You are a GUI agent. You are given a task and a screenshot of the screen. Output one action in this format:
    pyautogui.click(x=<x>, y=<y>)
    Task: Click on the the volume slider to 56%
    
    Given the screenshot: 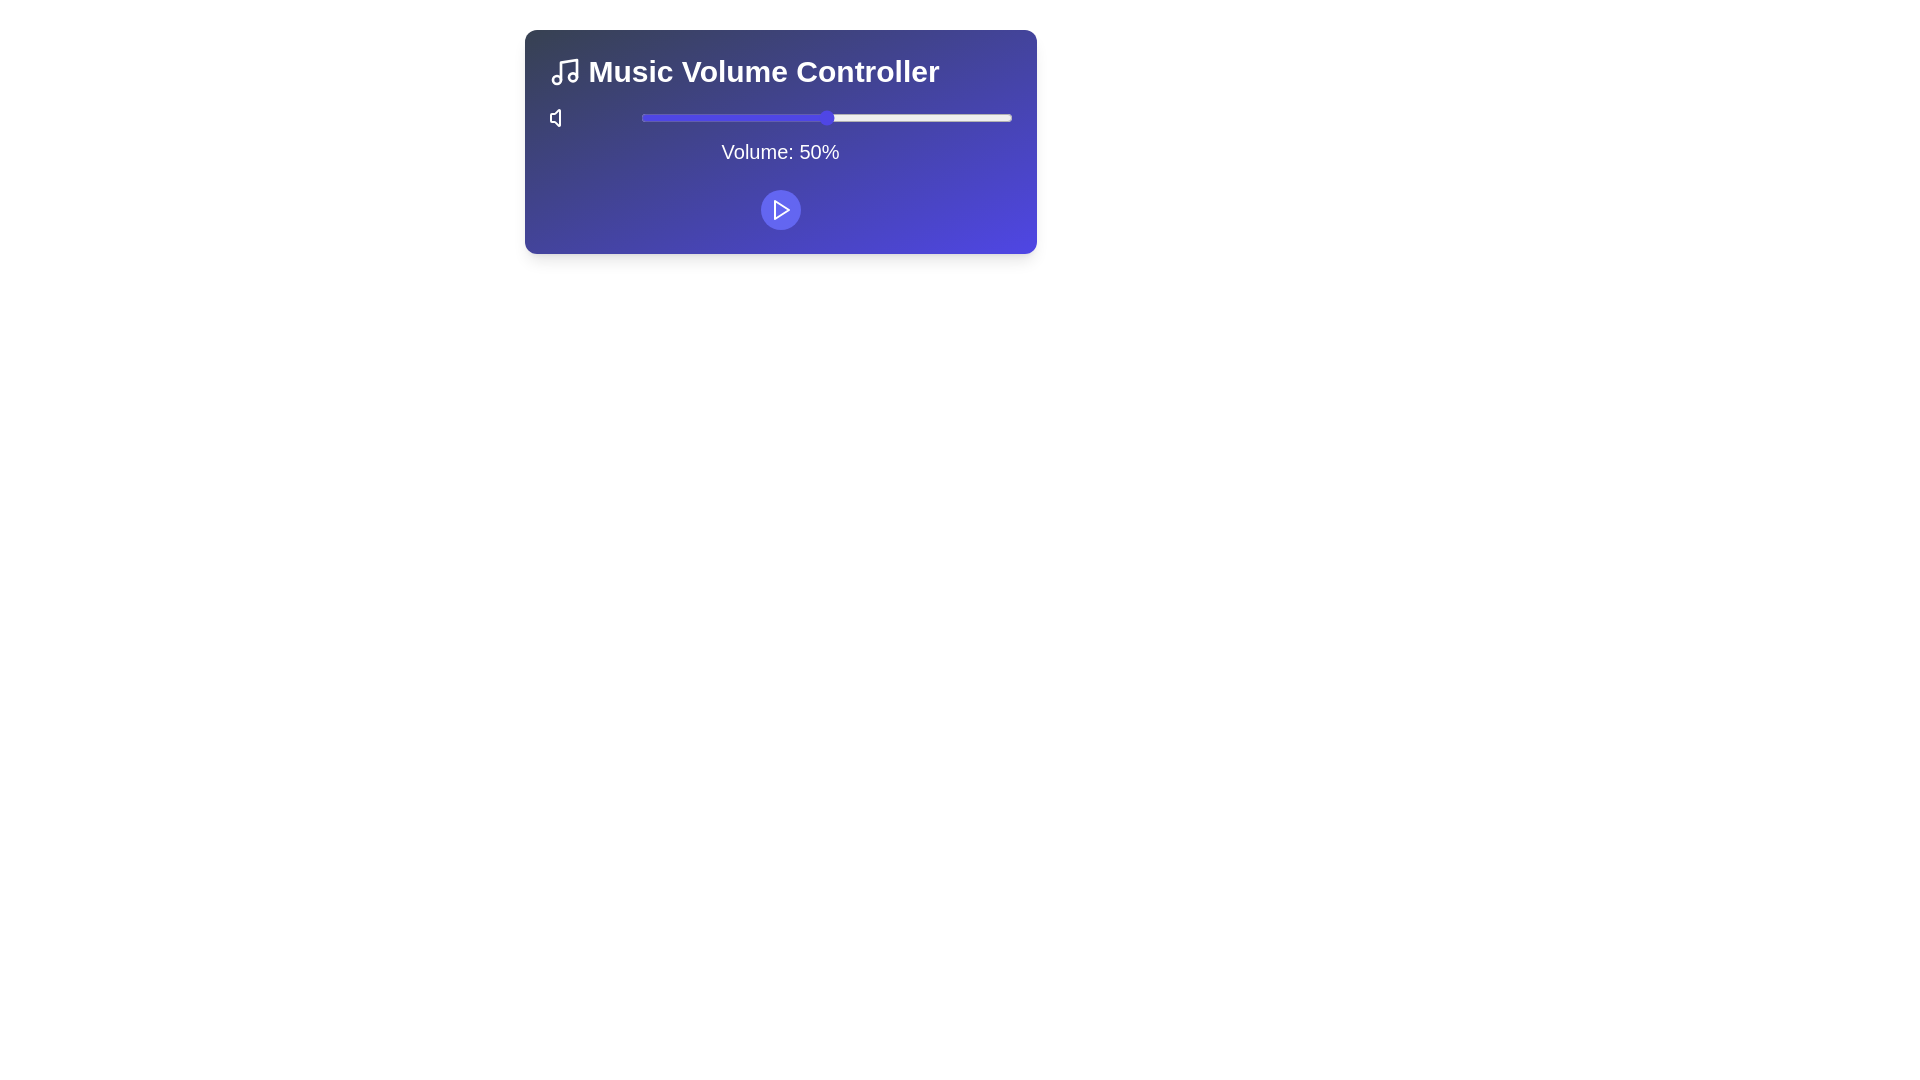 What is the action you would take?
    pyautogui.click(x=849, y=118)
    